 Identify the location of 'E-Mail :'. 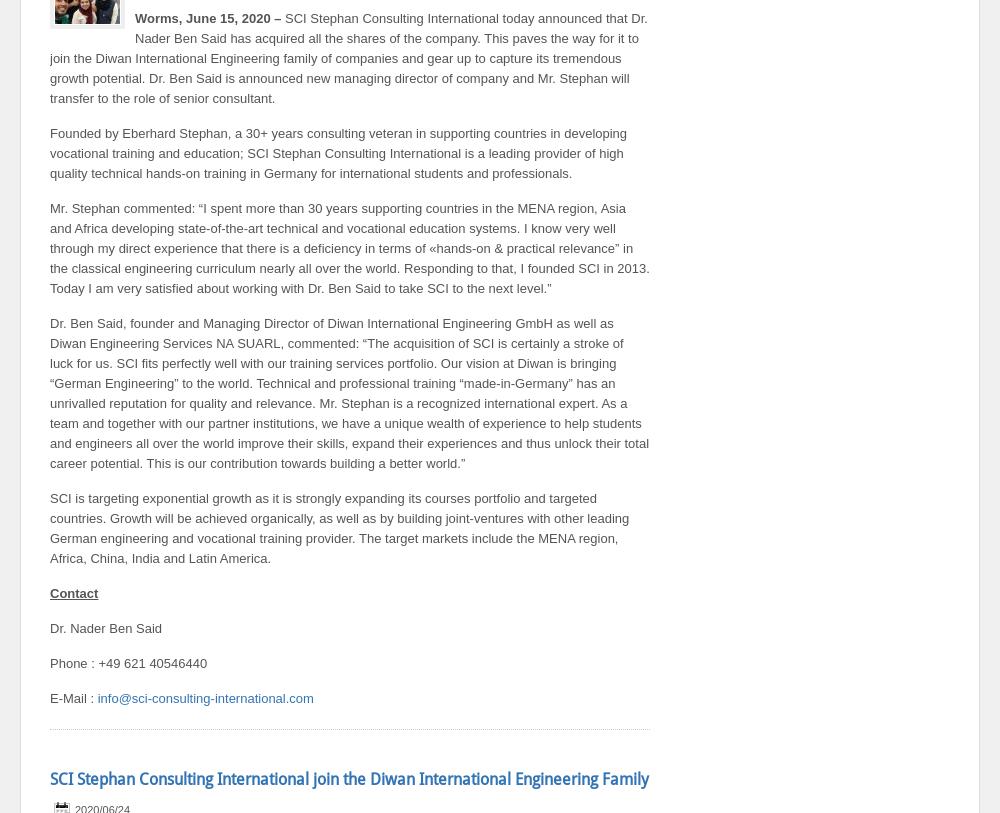
(72, 698).